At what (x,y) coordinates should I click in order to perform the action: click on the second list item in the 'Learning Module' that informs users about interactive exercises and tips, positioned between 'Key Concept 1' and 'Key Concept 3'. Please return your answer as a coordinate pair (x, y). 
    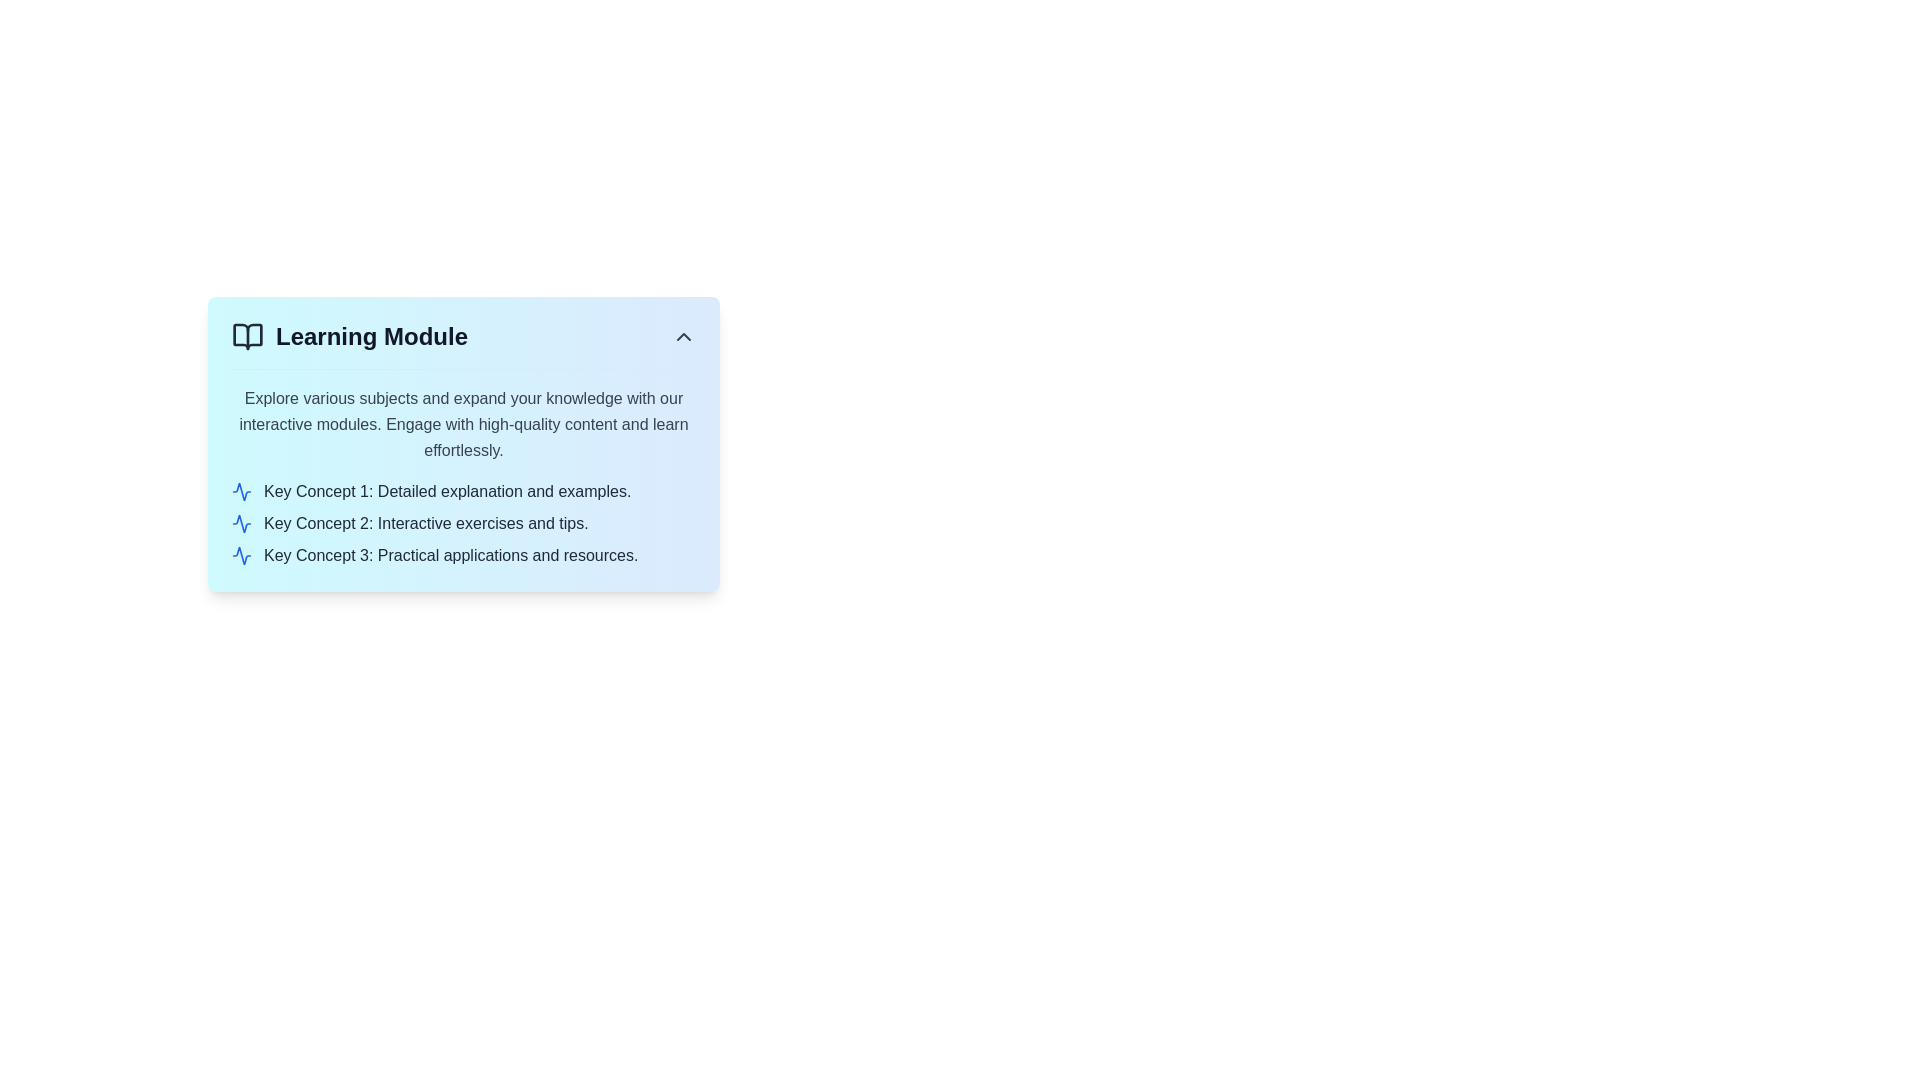
    Looking at the image, I should click on (463, 523).